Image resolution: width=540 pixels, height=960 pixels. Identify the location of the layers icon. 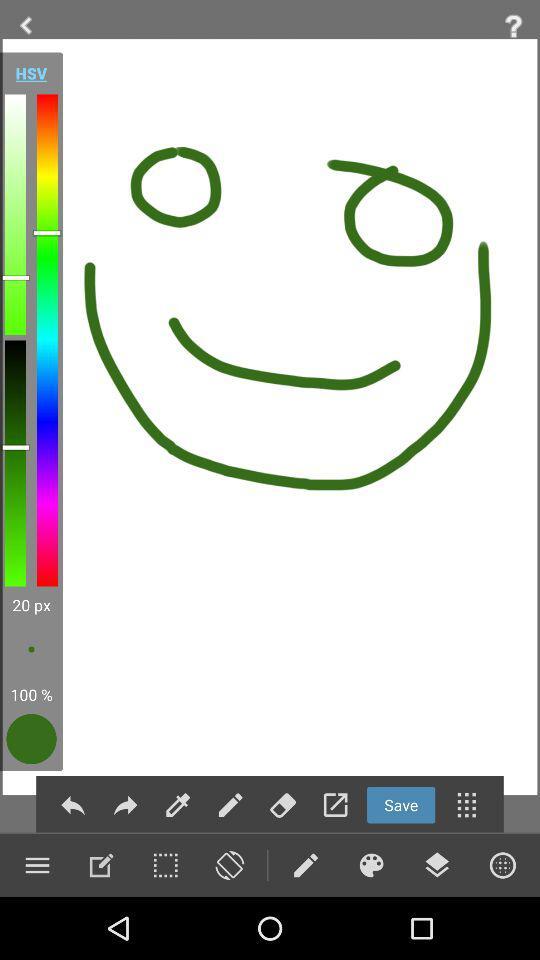
(436, 864).